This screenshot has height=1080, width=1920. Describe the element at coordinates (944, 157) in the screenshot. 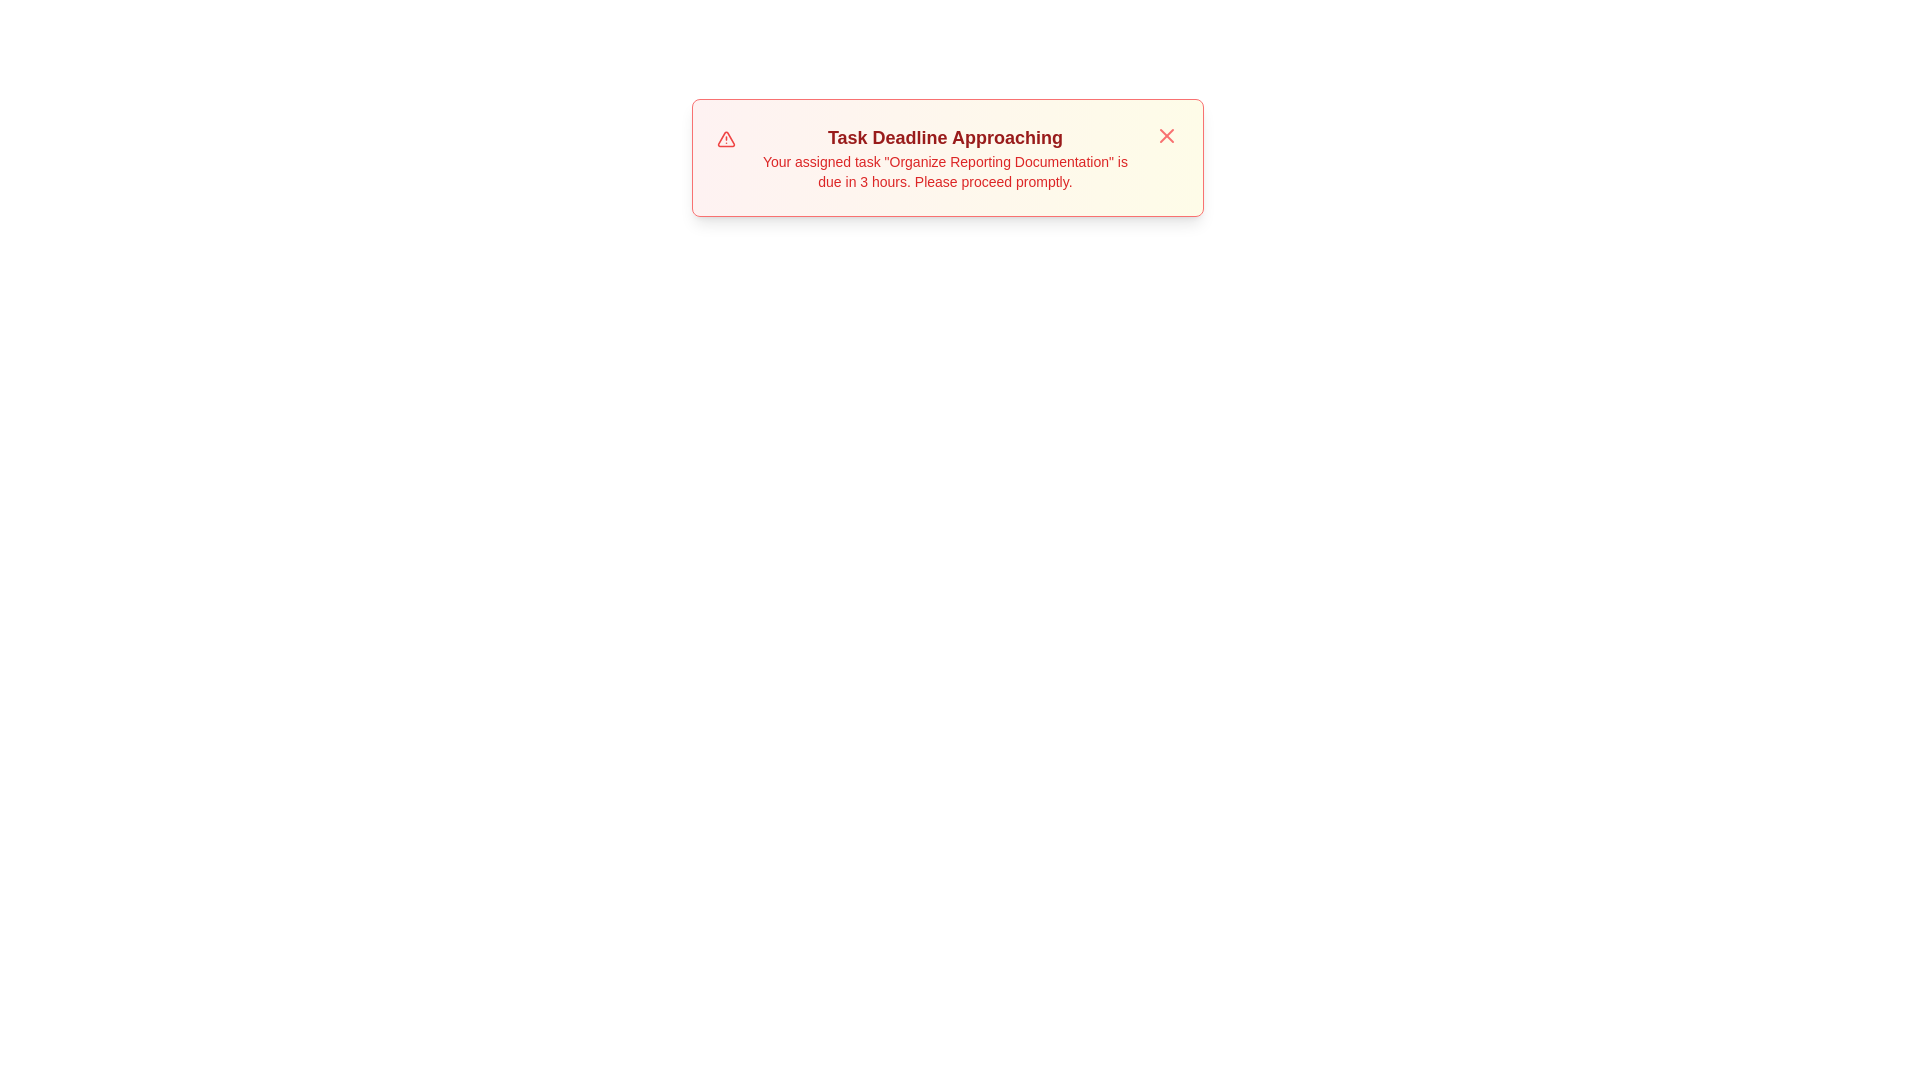

I see `text element that shows 'Task Deadline Approaching' and additional details about a task deadline, which is centrally located within a notification card` at that location.